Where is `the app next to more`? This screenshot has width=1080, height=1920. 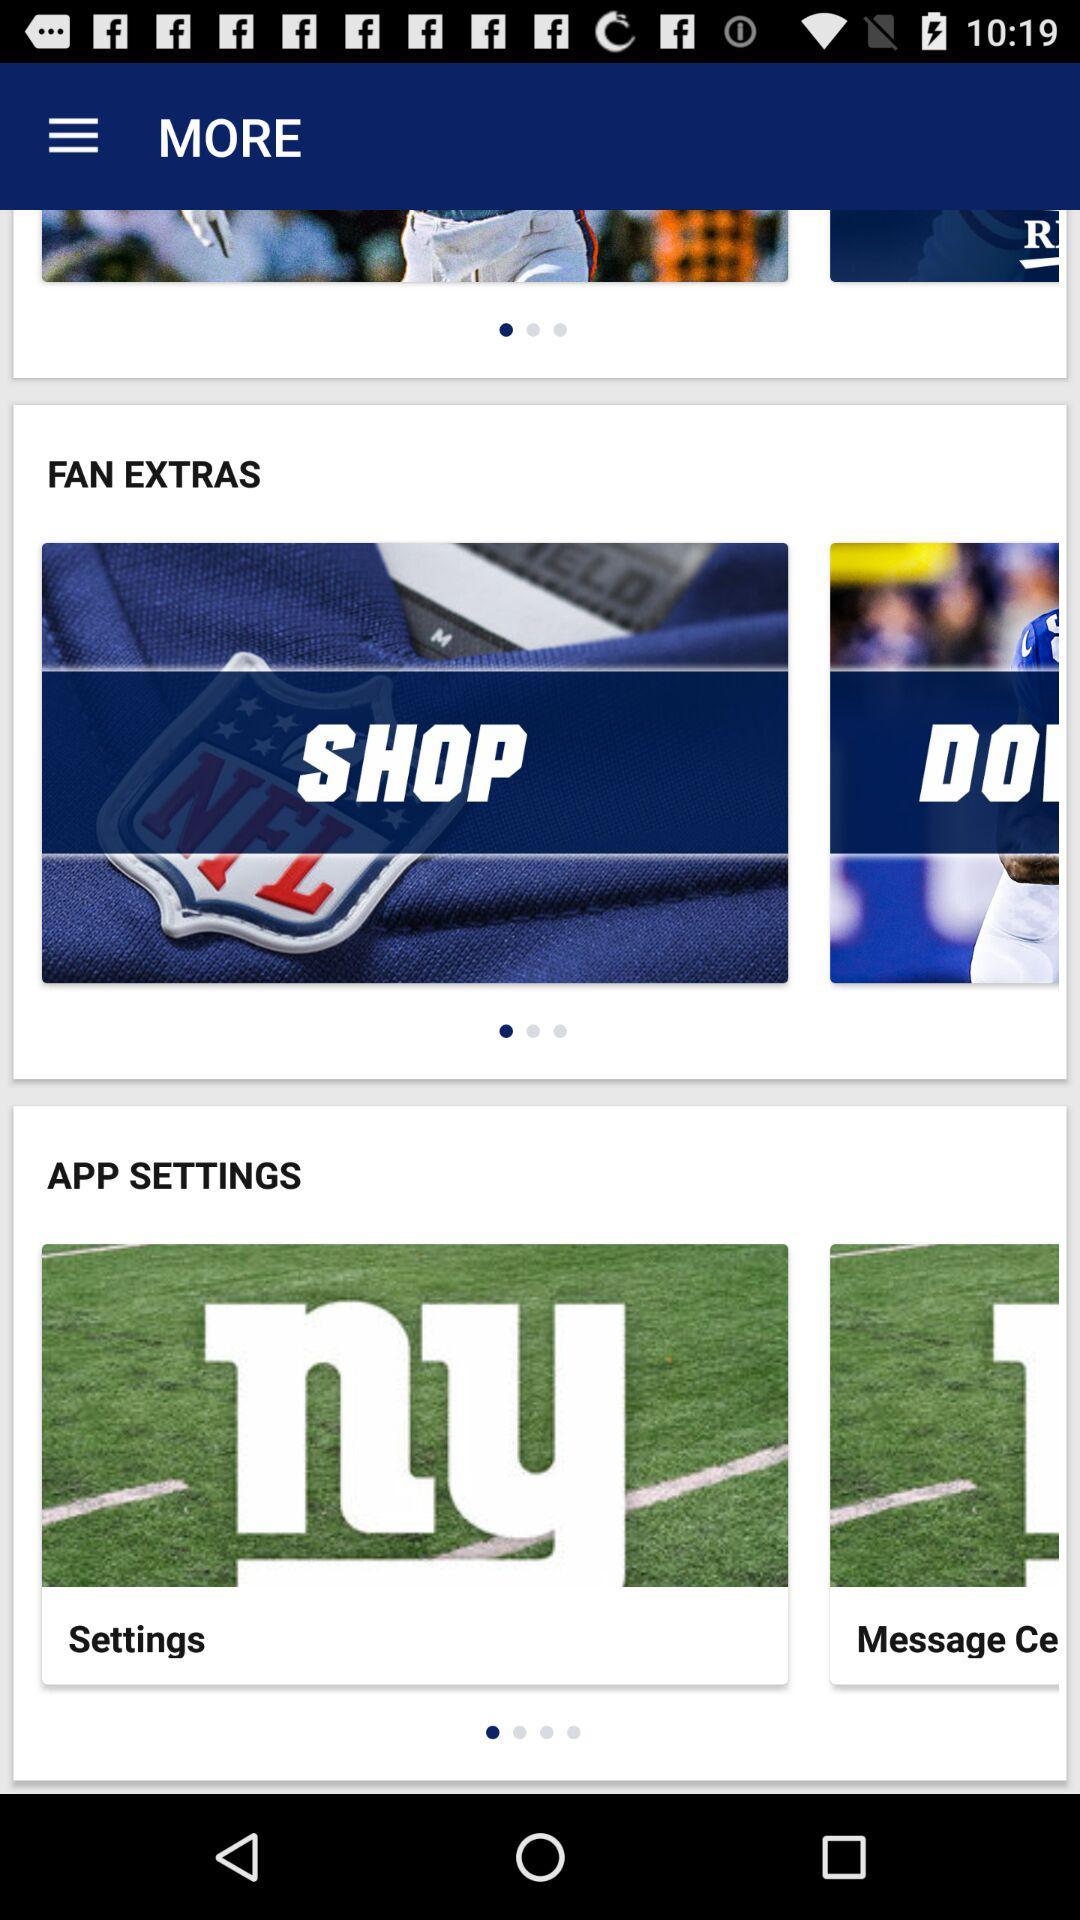 the app next to more is located at coordinates (72, 135).